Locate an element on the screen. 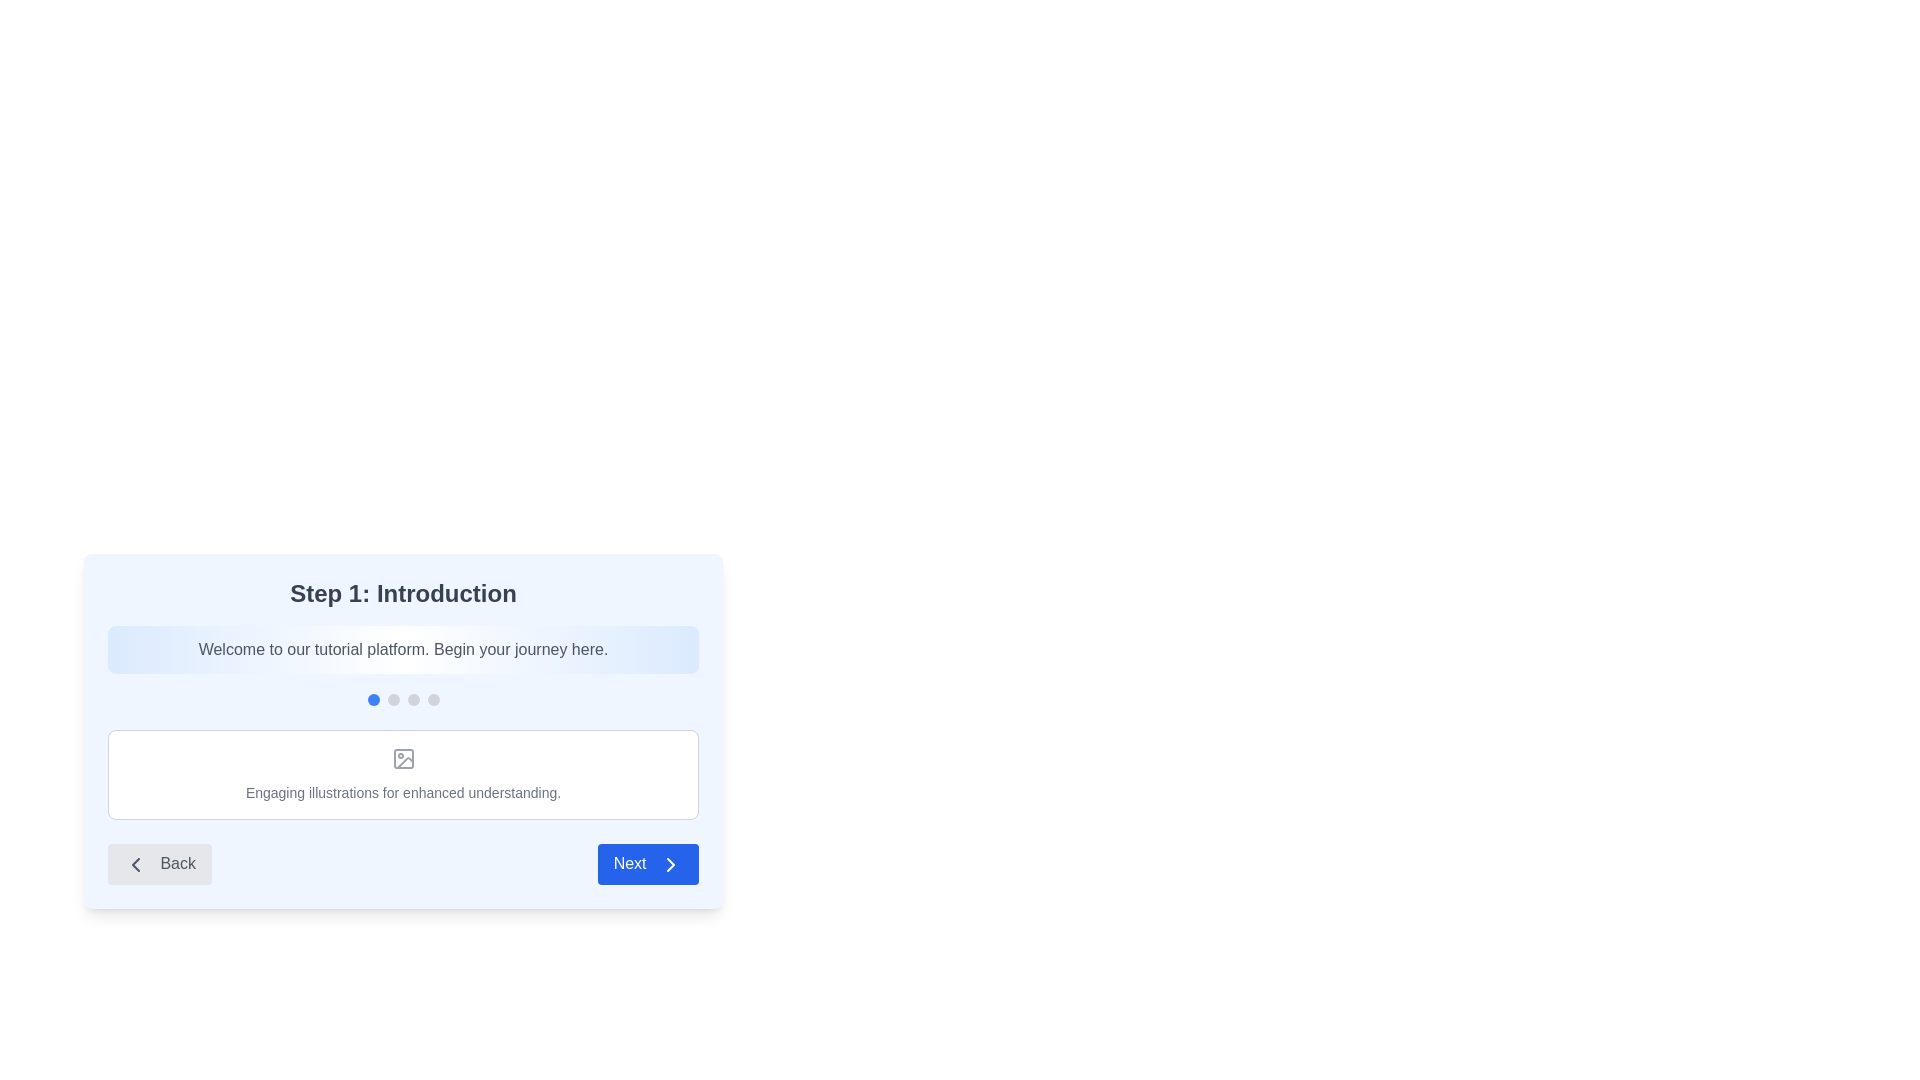 The width and height of the screenshot is (1920, 1080). the visual style of the second step indicator dot in the multi-step process located centrally at the bottom section of the card-like interface is located at coordinates (393, 698).